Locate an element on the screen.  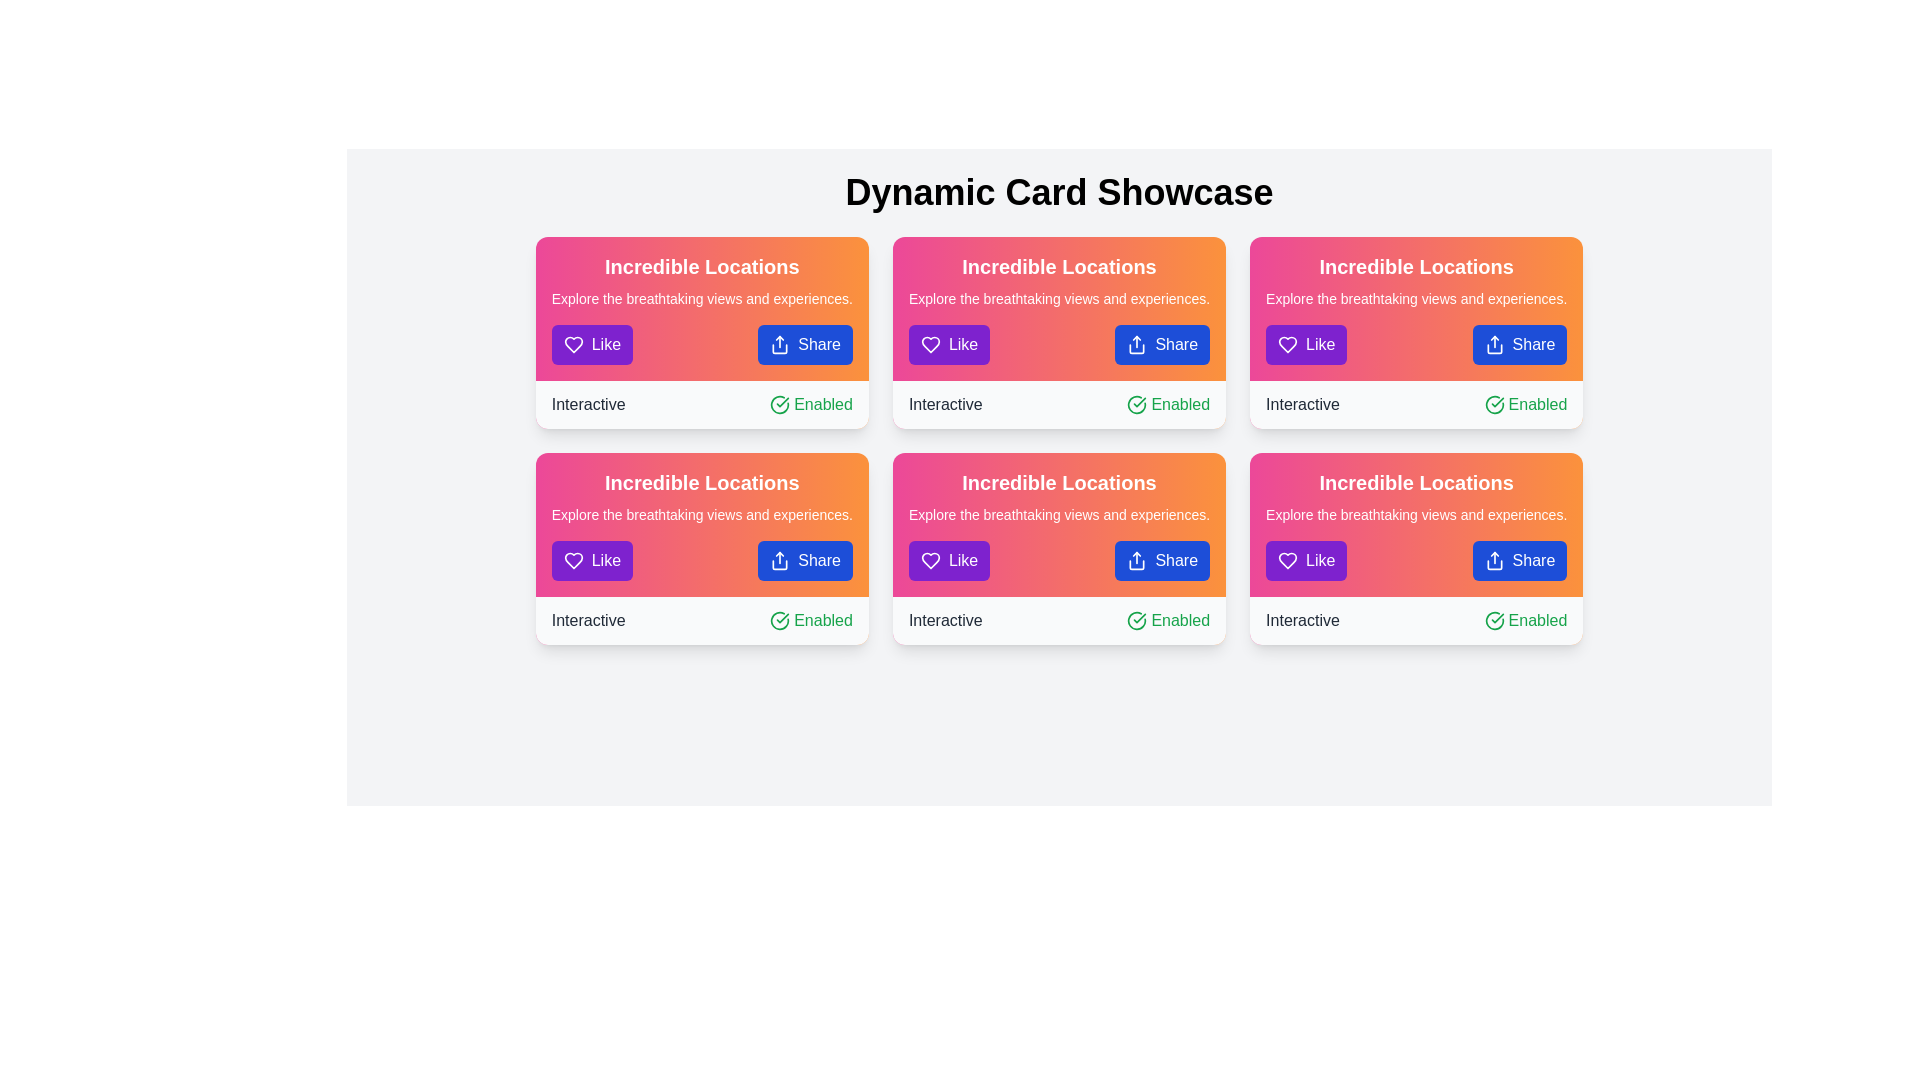
the 'Like' icon located centrally within the 'Incredible Locations' card, positioned to the left of the 'Share' button, to express preference is located at coordinates (572, 560).